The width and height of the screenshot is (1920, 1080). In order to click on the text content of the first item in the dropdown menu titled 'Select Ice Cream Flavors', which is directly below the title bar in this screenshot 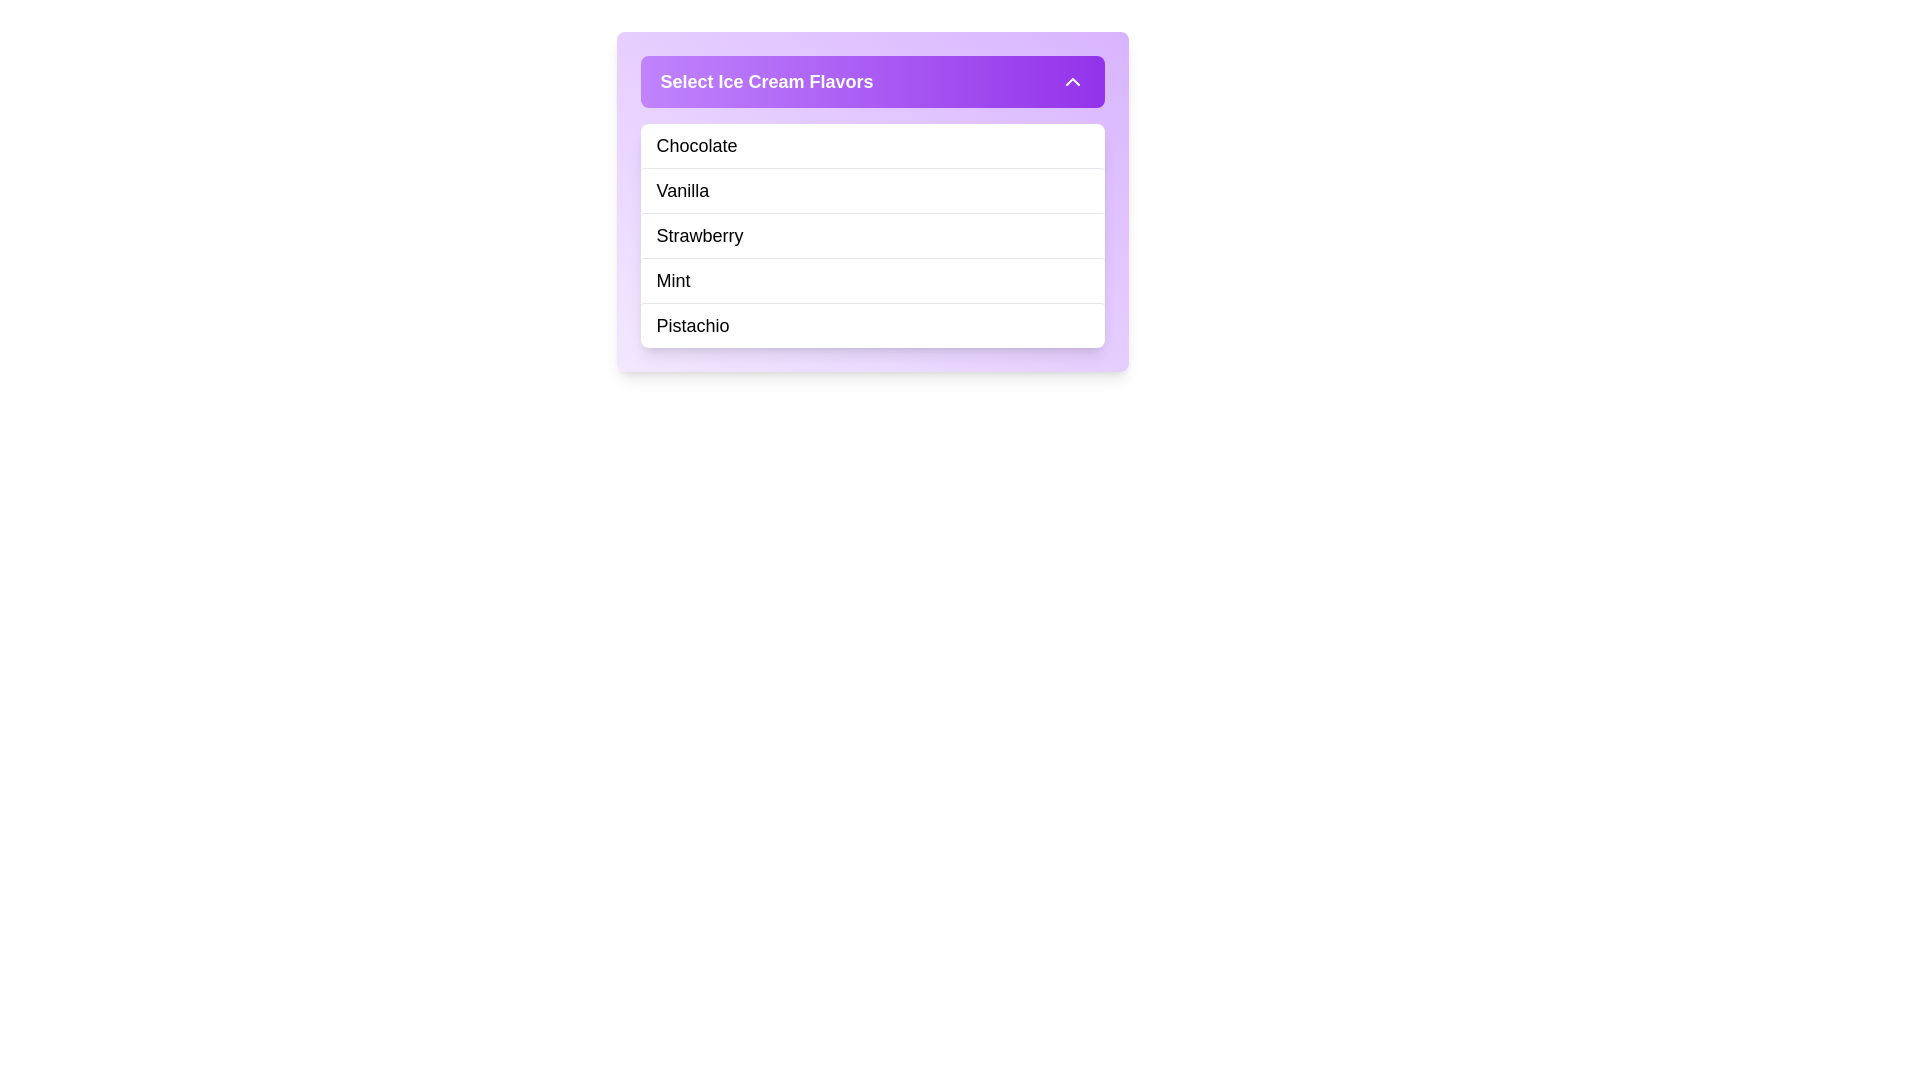, I will do `click(696, 145)`.